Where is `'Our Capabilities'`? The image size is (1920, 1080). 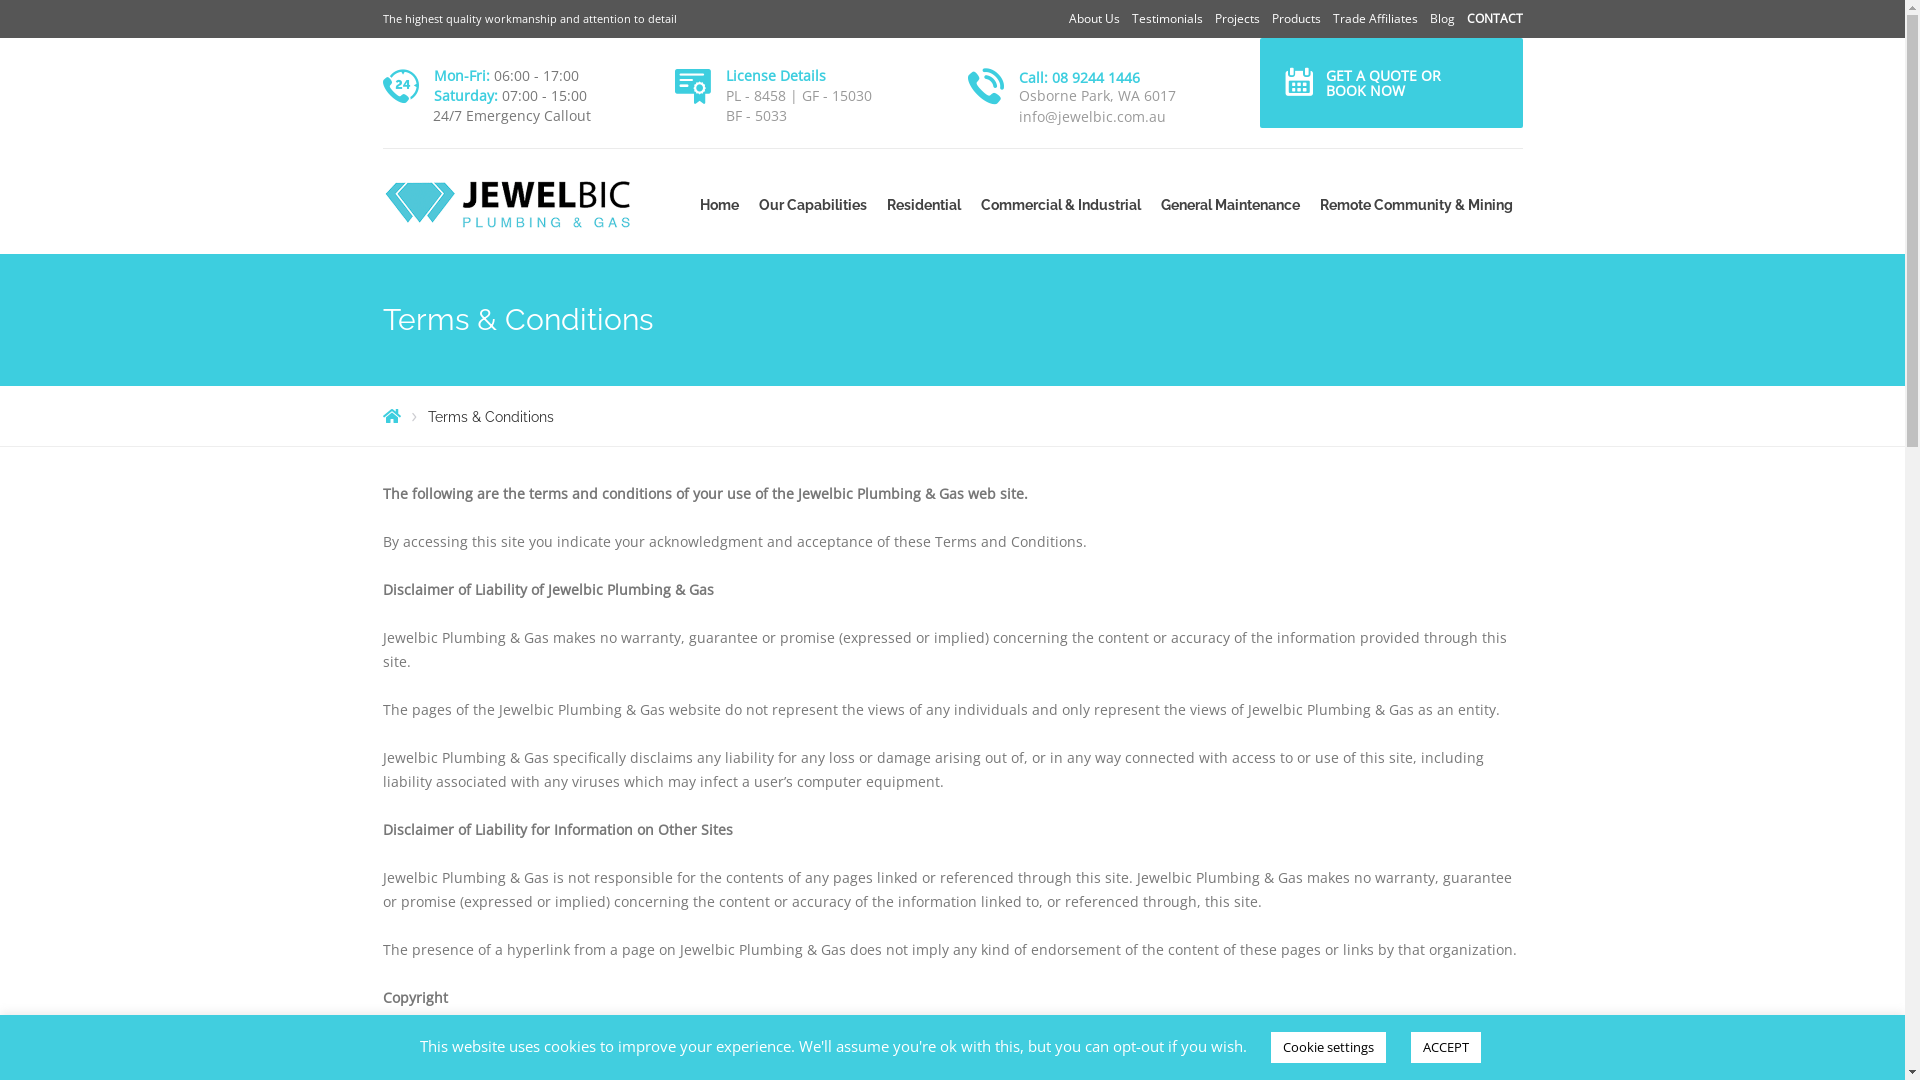
'Our Capabilities' is located at coordinates (811, 204).